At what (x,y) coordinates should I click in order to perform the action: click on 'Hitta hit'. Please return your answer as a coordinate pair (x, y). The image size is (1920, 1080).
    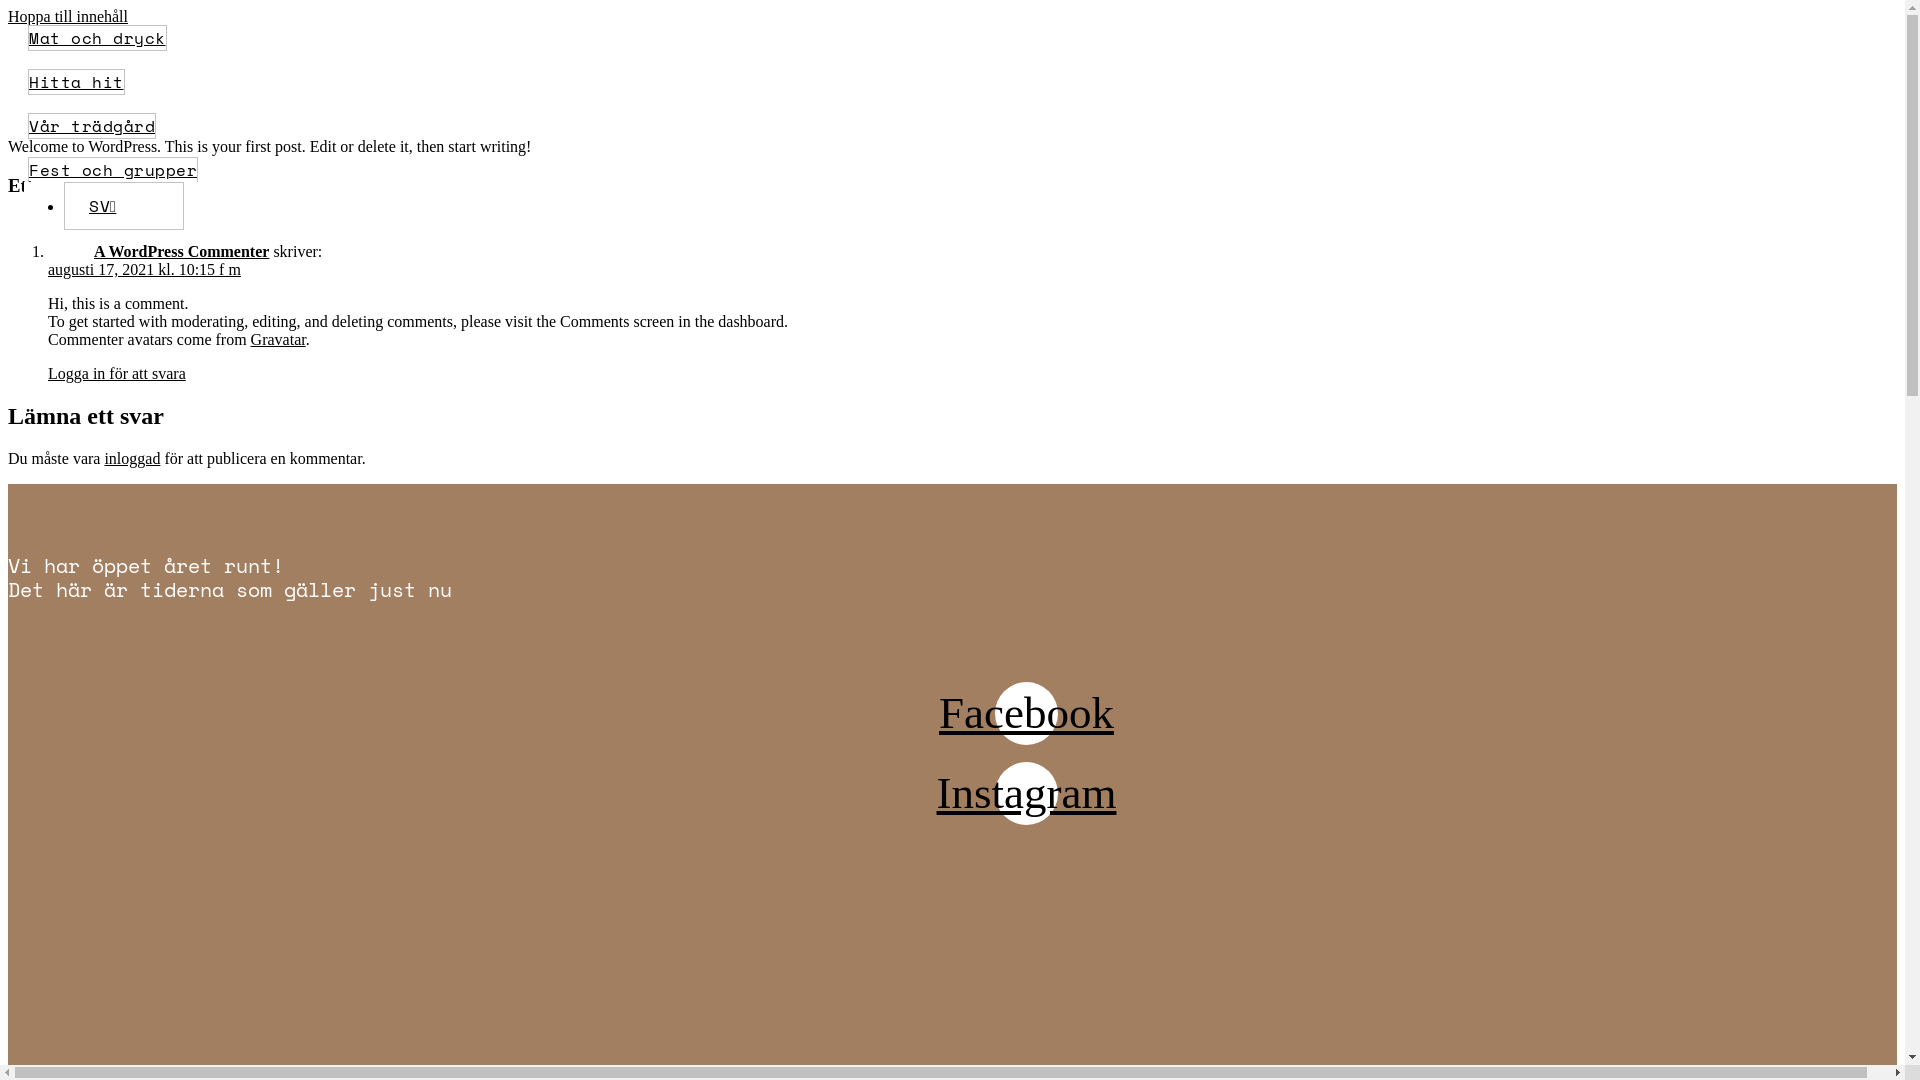
    Looking at the image, I should click on (76, 80).